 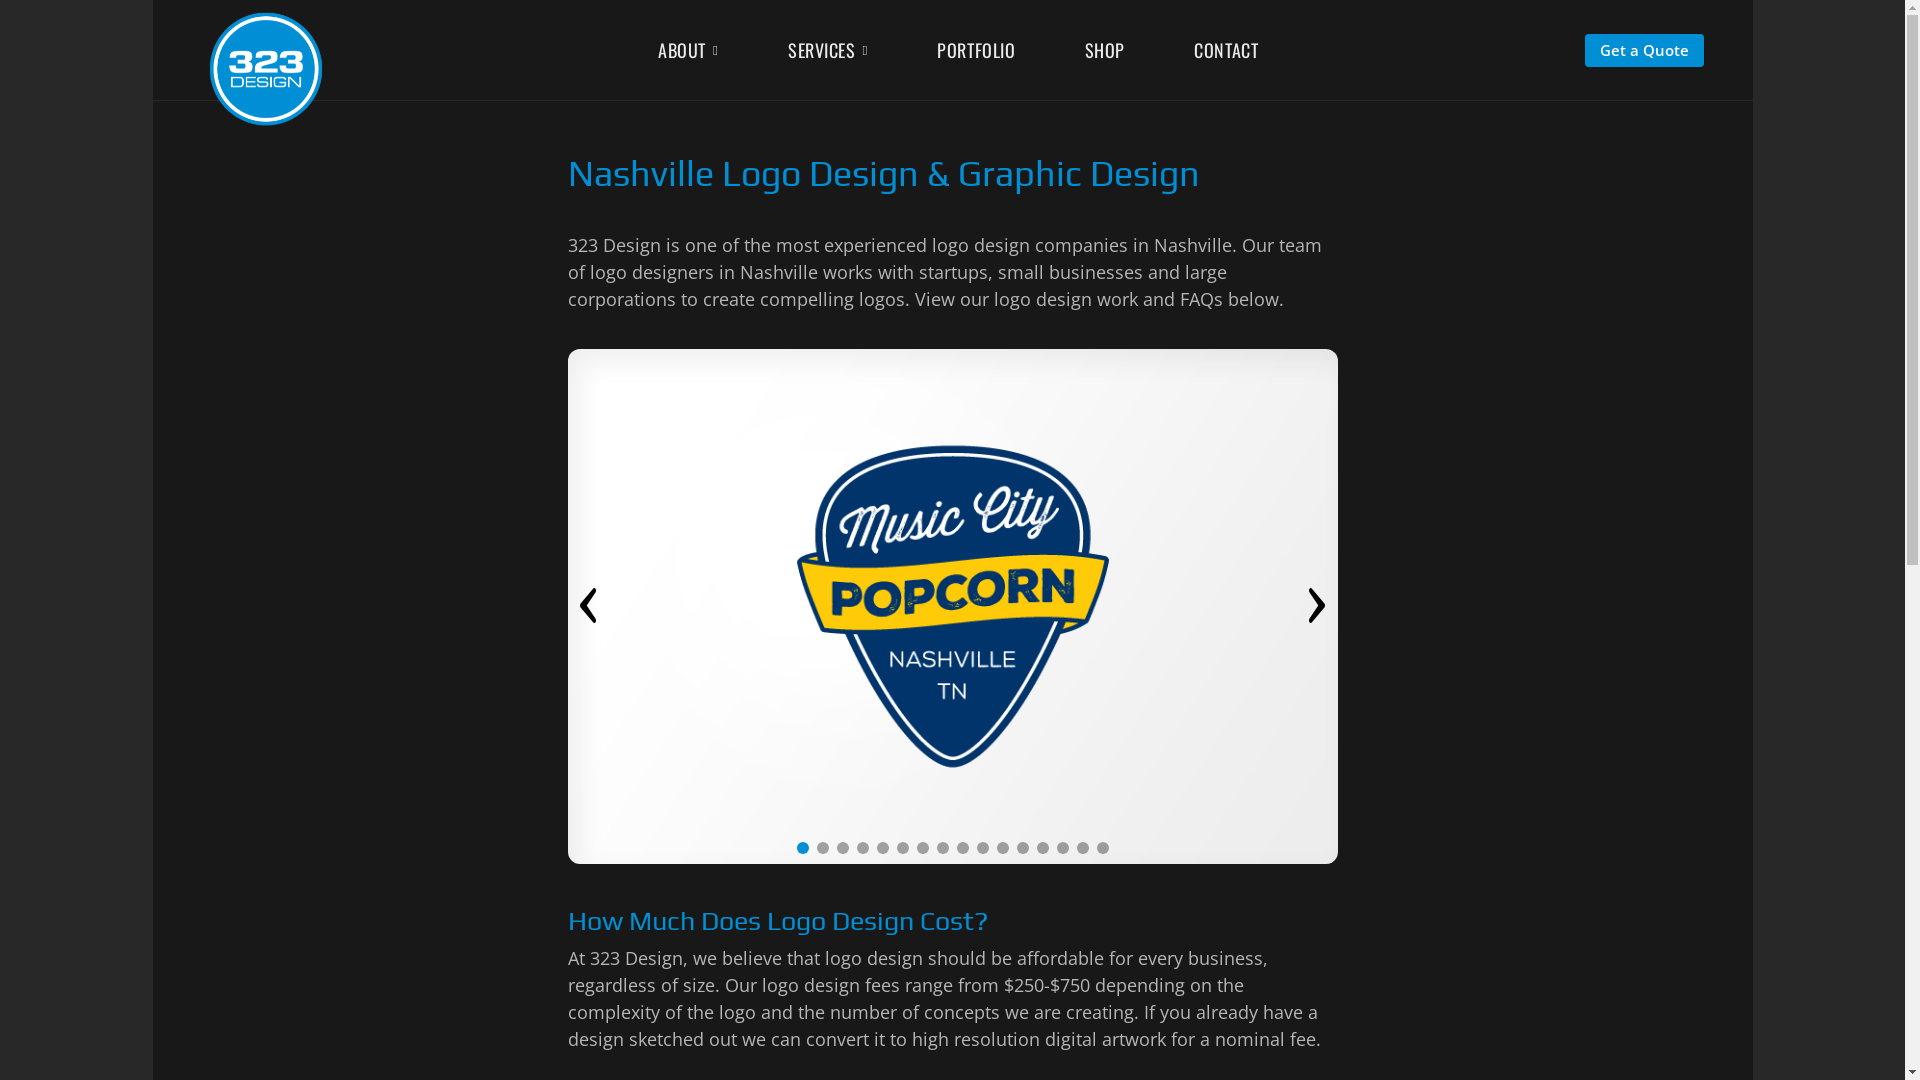 I want to click on '9', so click(x=961, y=848).